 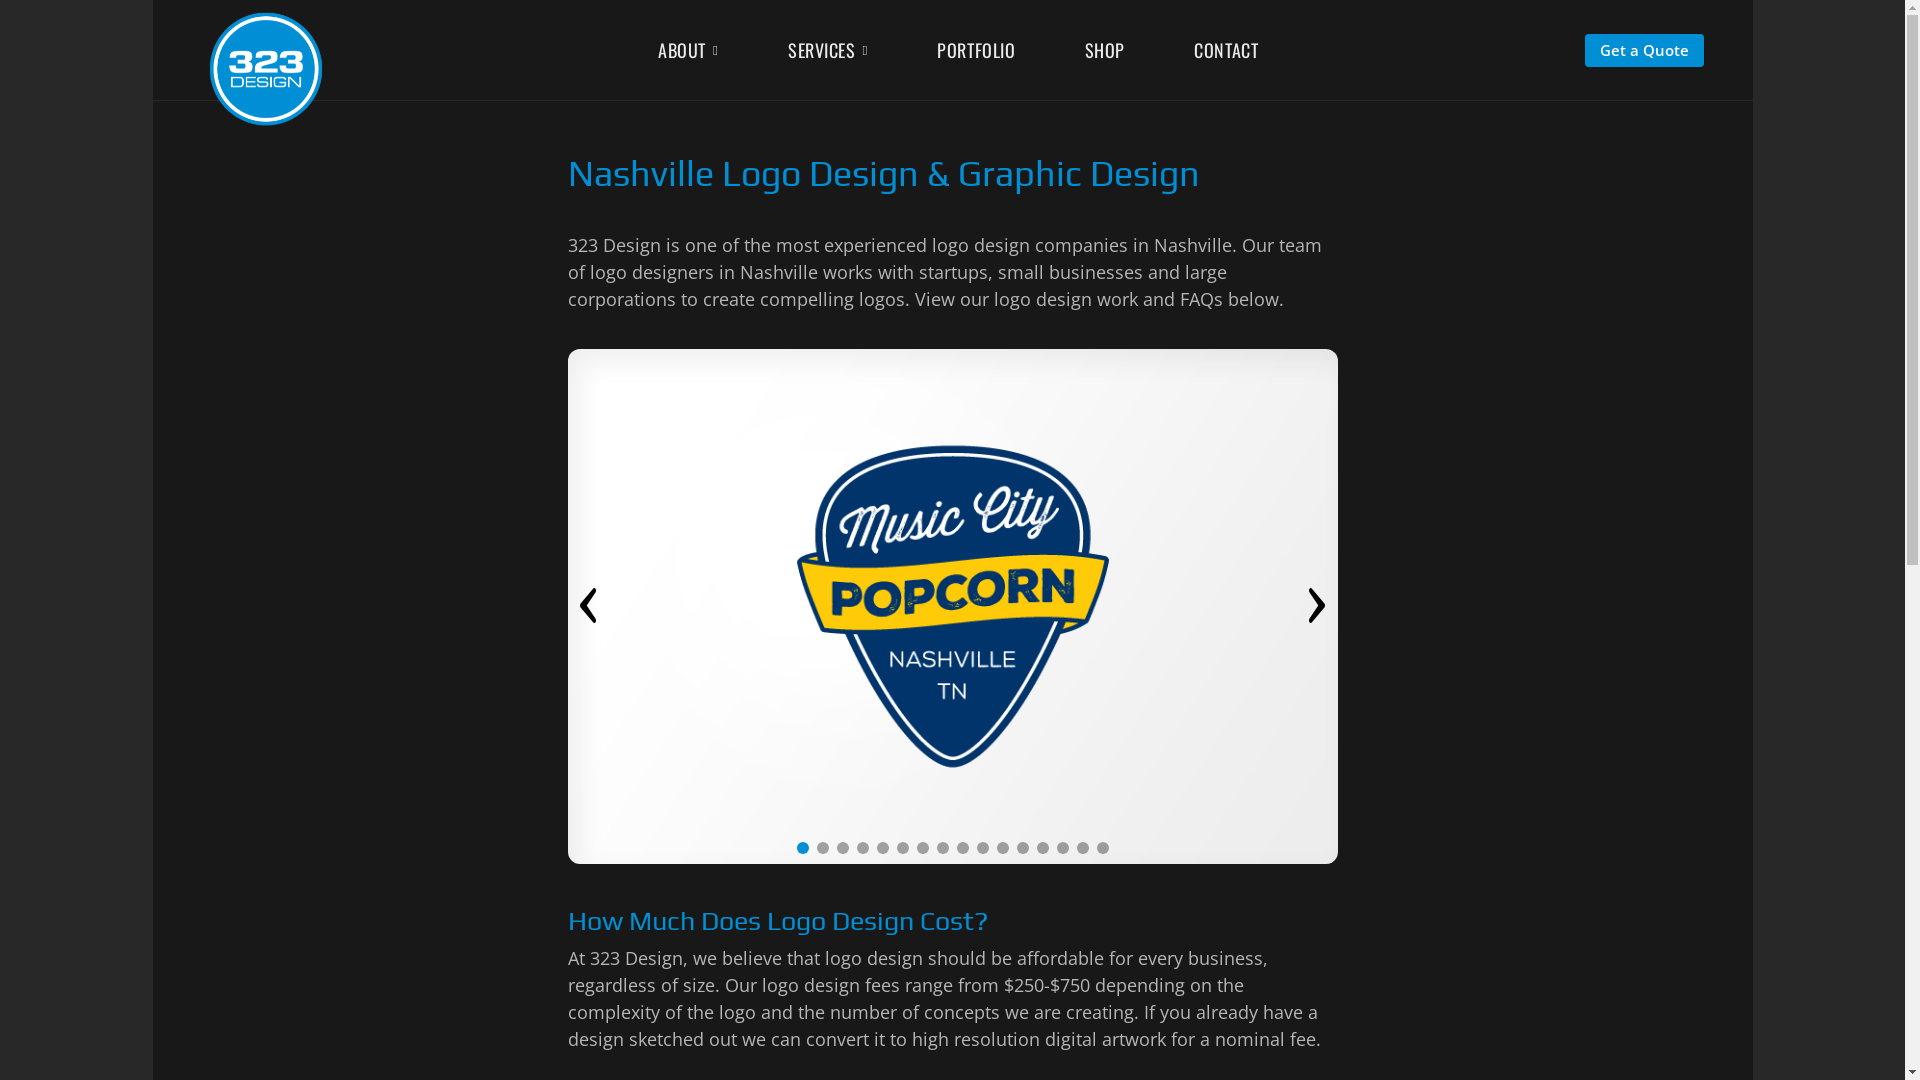 I want to click on '9', so click(x=961, y=848).